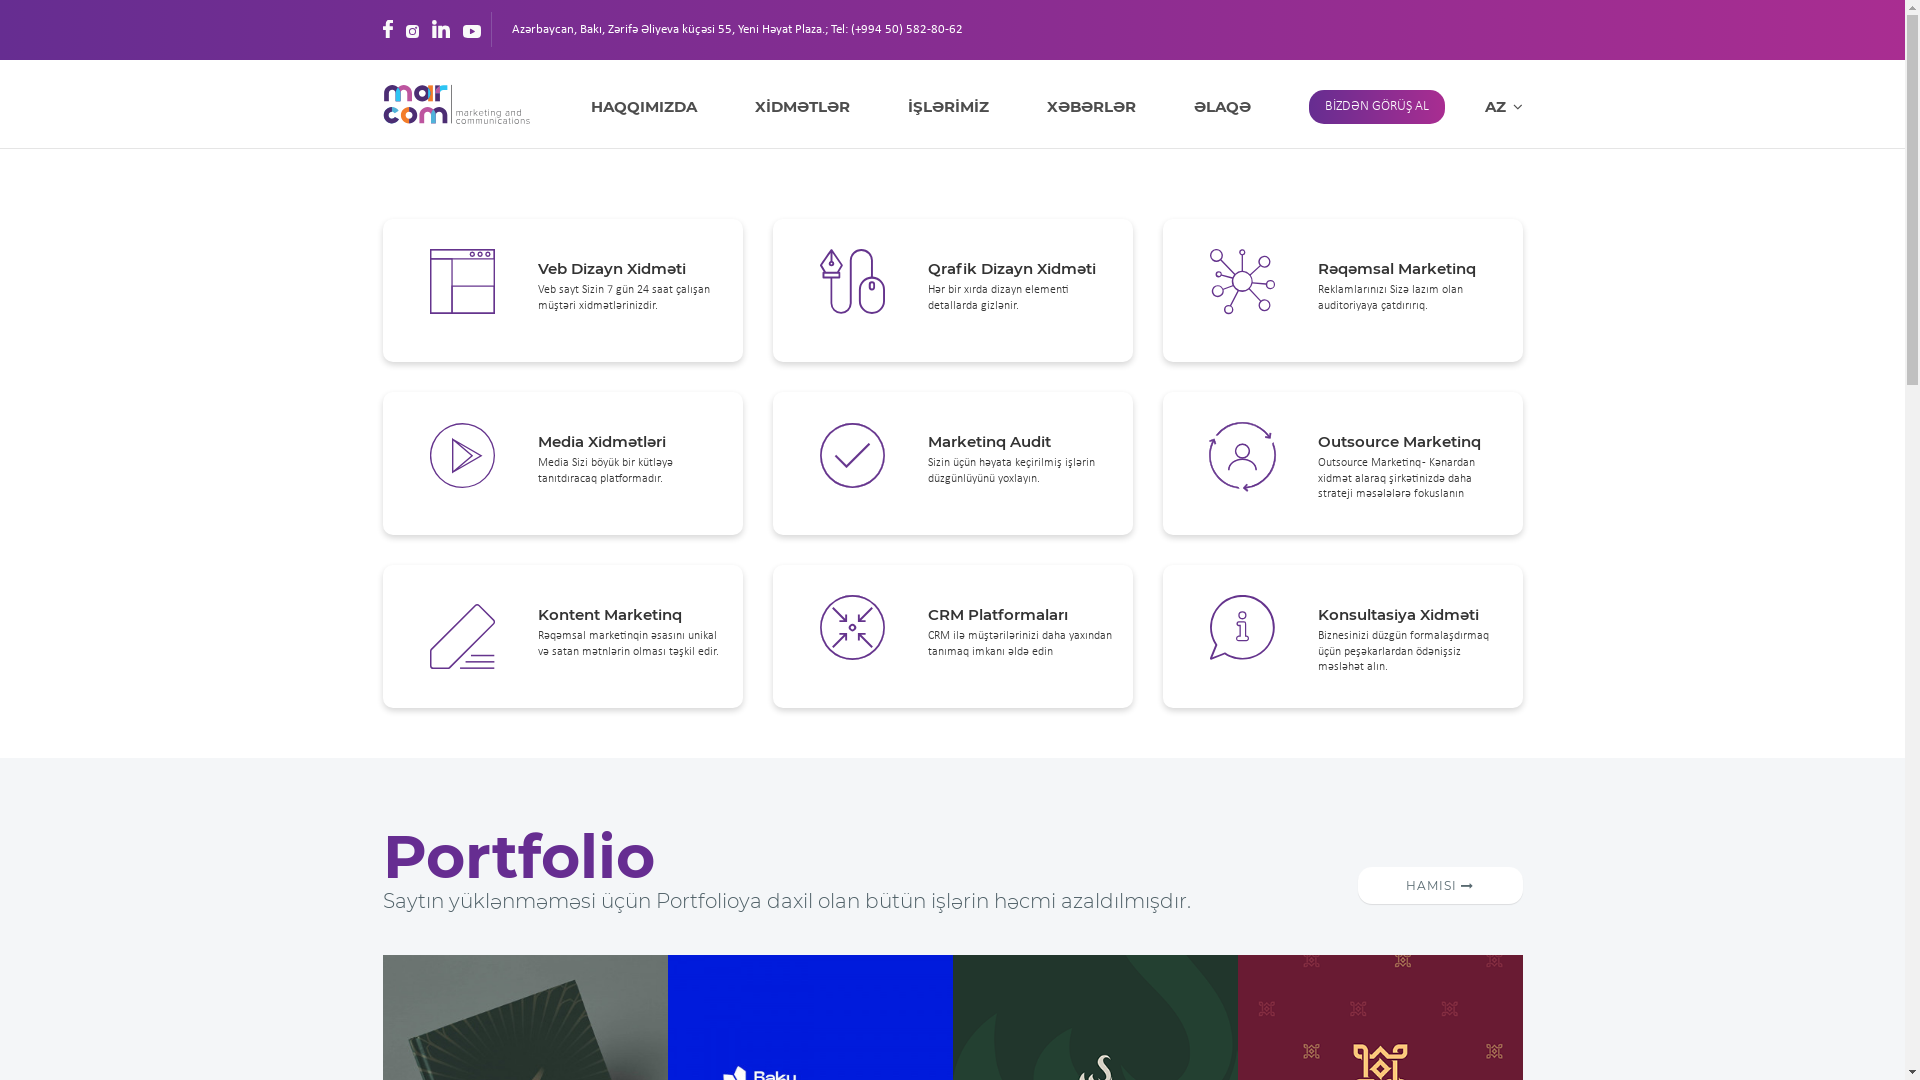 The image size is (1920, 1080). What do you see at coordinates (469, 29) in the screenshot?
I see `'youtube'` at bounding box center [469, 29].